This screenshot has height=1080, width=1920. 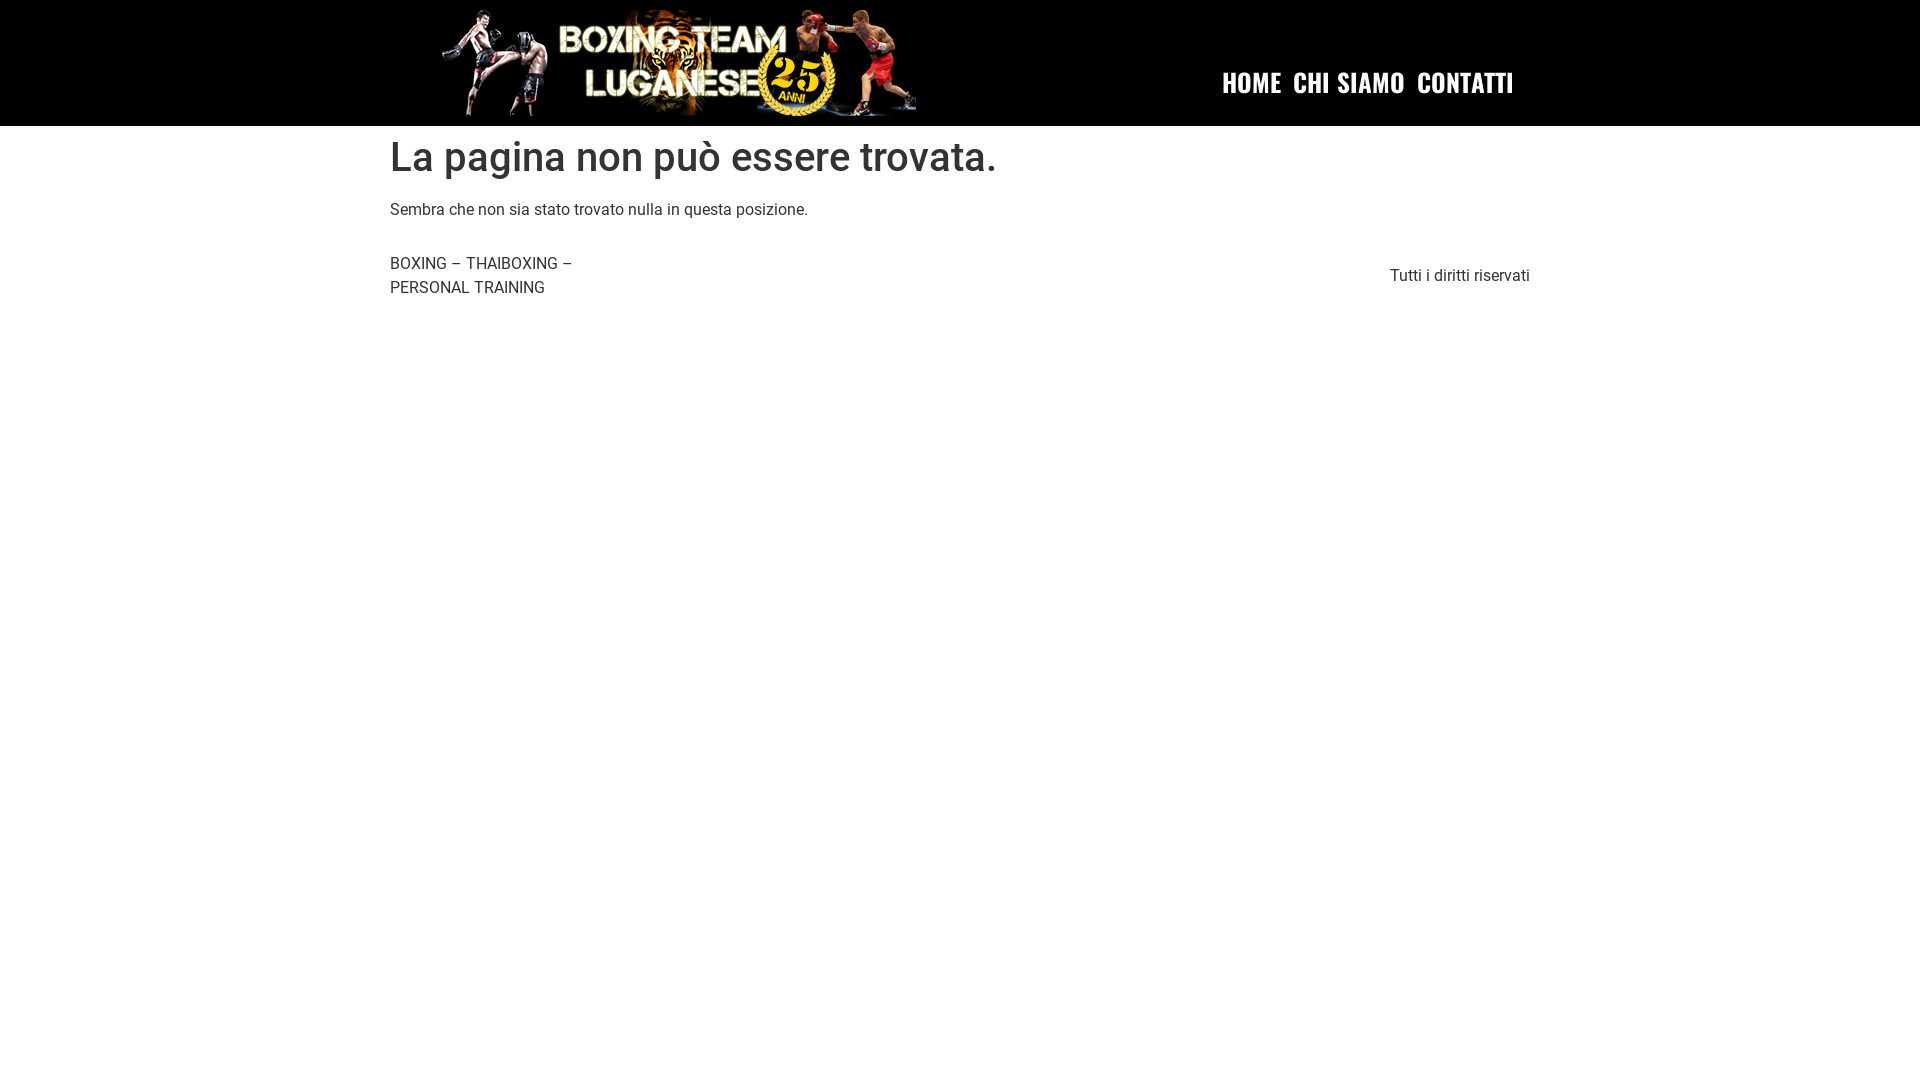 What do you see at coordinates (1348, 80) in the screenshot?
I see `'CHI SIAMO'` at bounding box center [1348, 80].